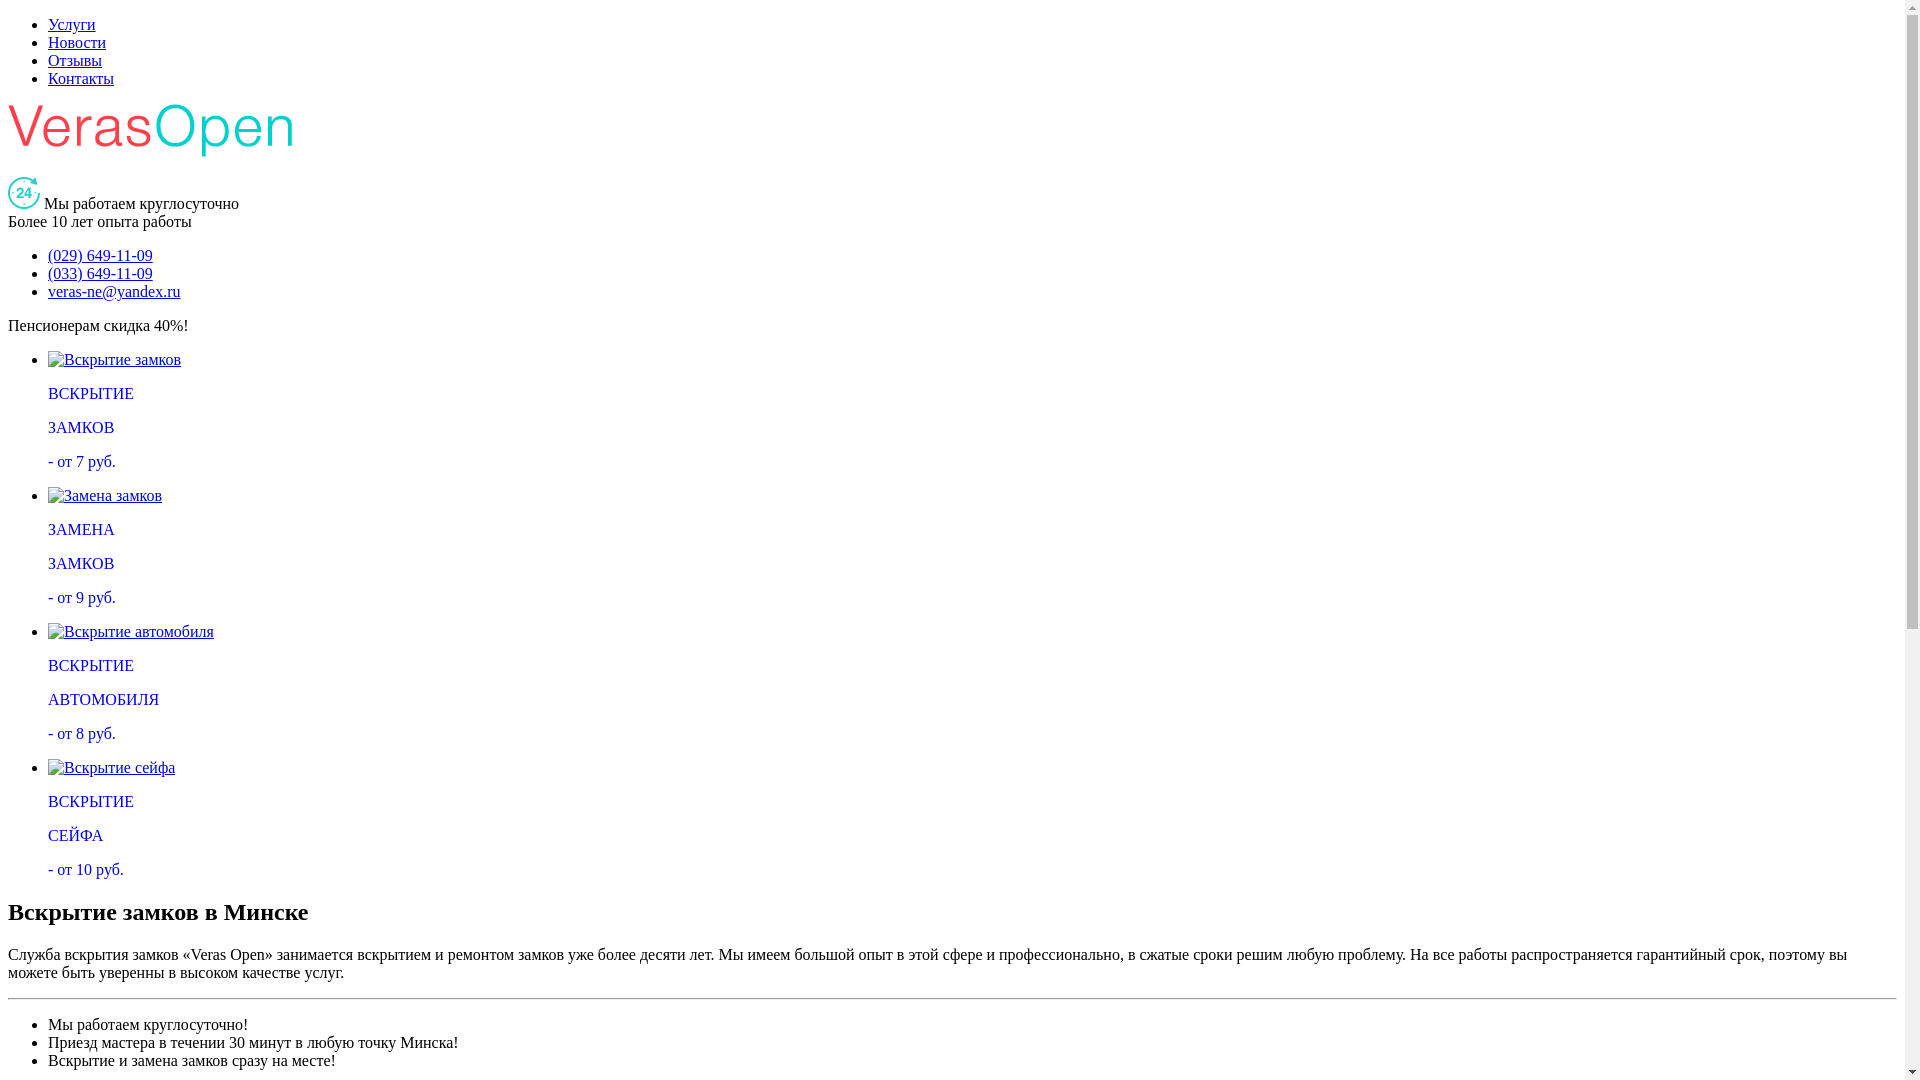 The width and height of the screenshot is (1920, 1080). I want to click on '(033) 649-11-09', so click(99, 273).